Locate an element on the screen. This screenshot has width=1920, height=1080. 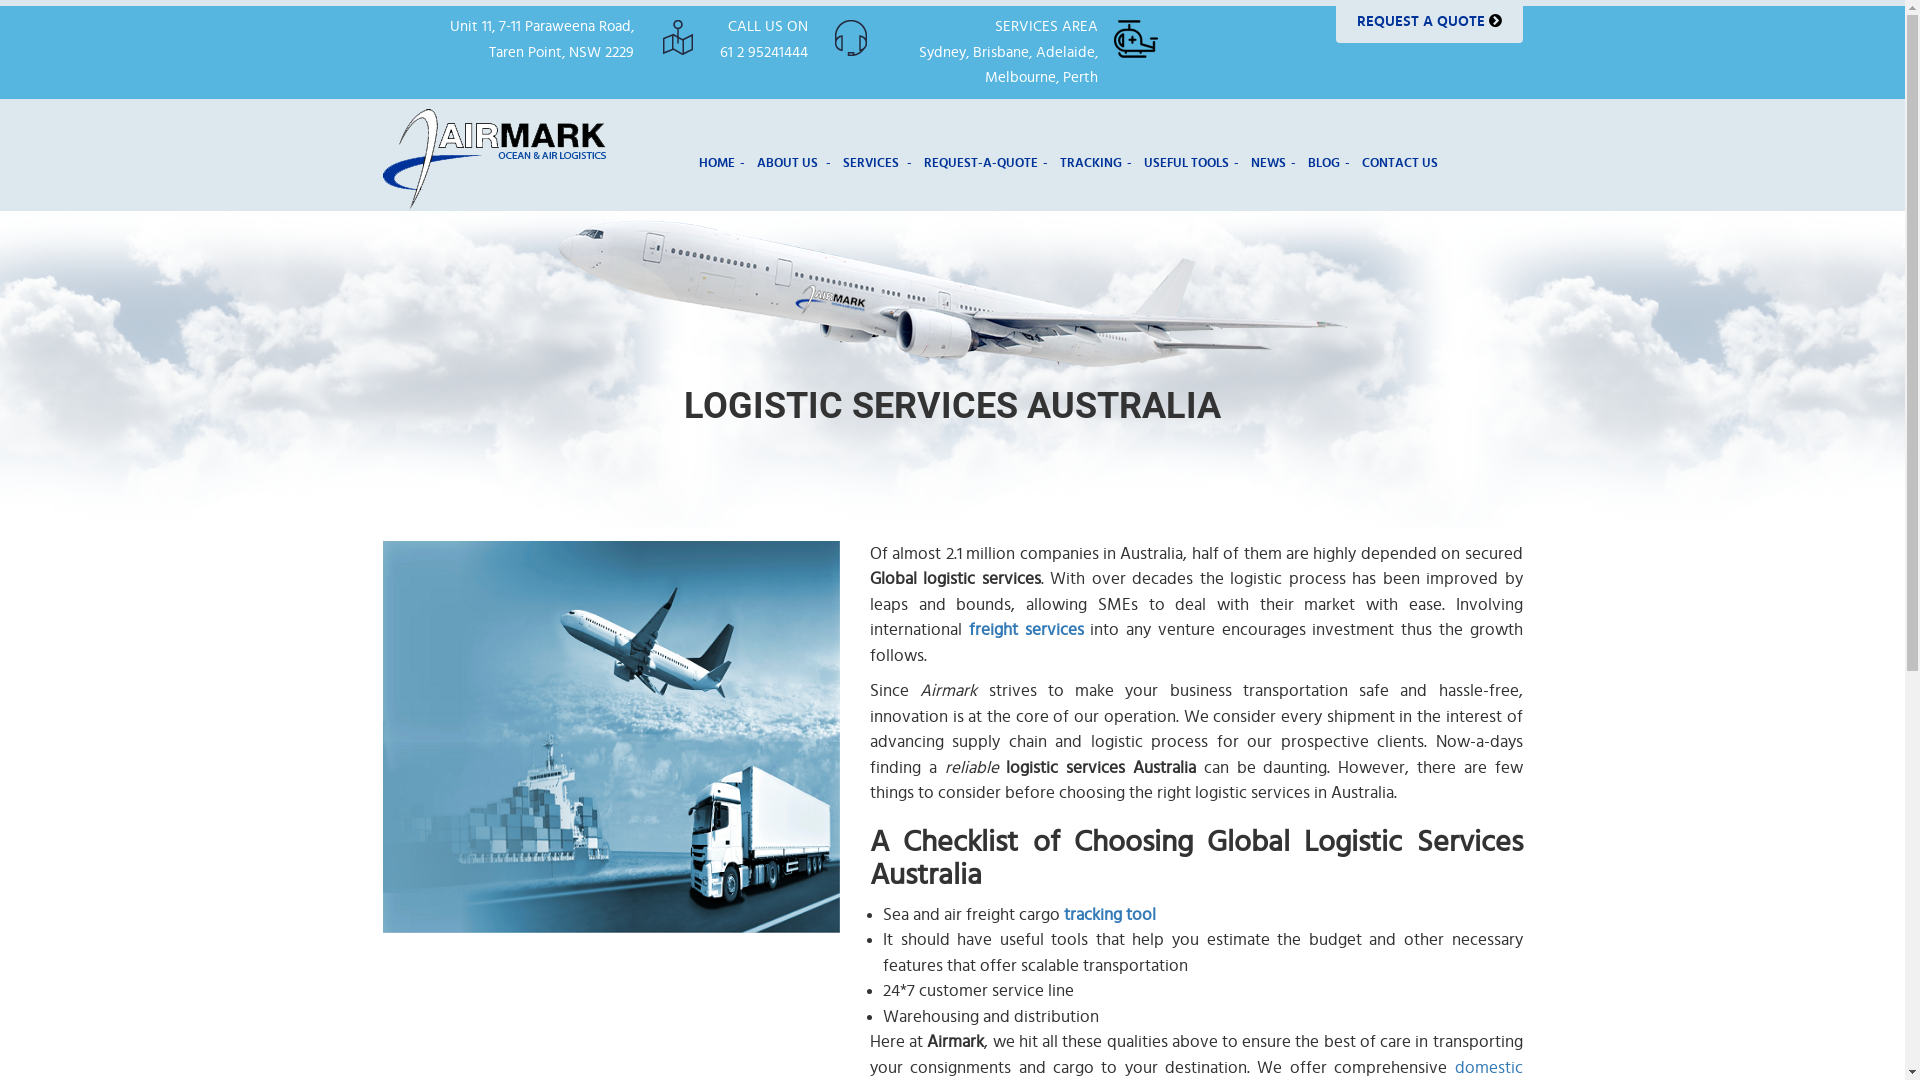
'HOME' is located at coordinates (720, 161).